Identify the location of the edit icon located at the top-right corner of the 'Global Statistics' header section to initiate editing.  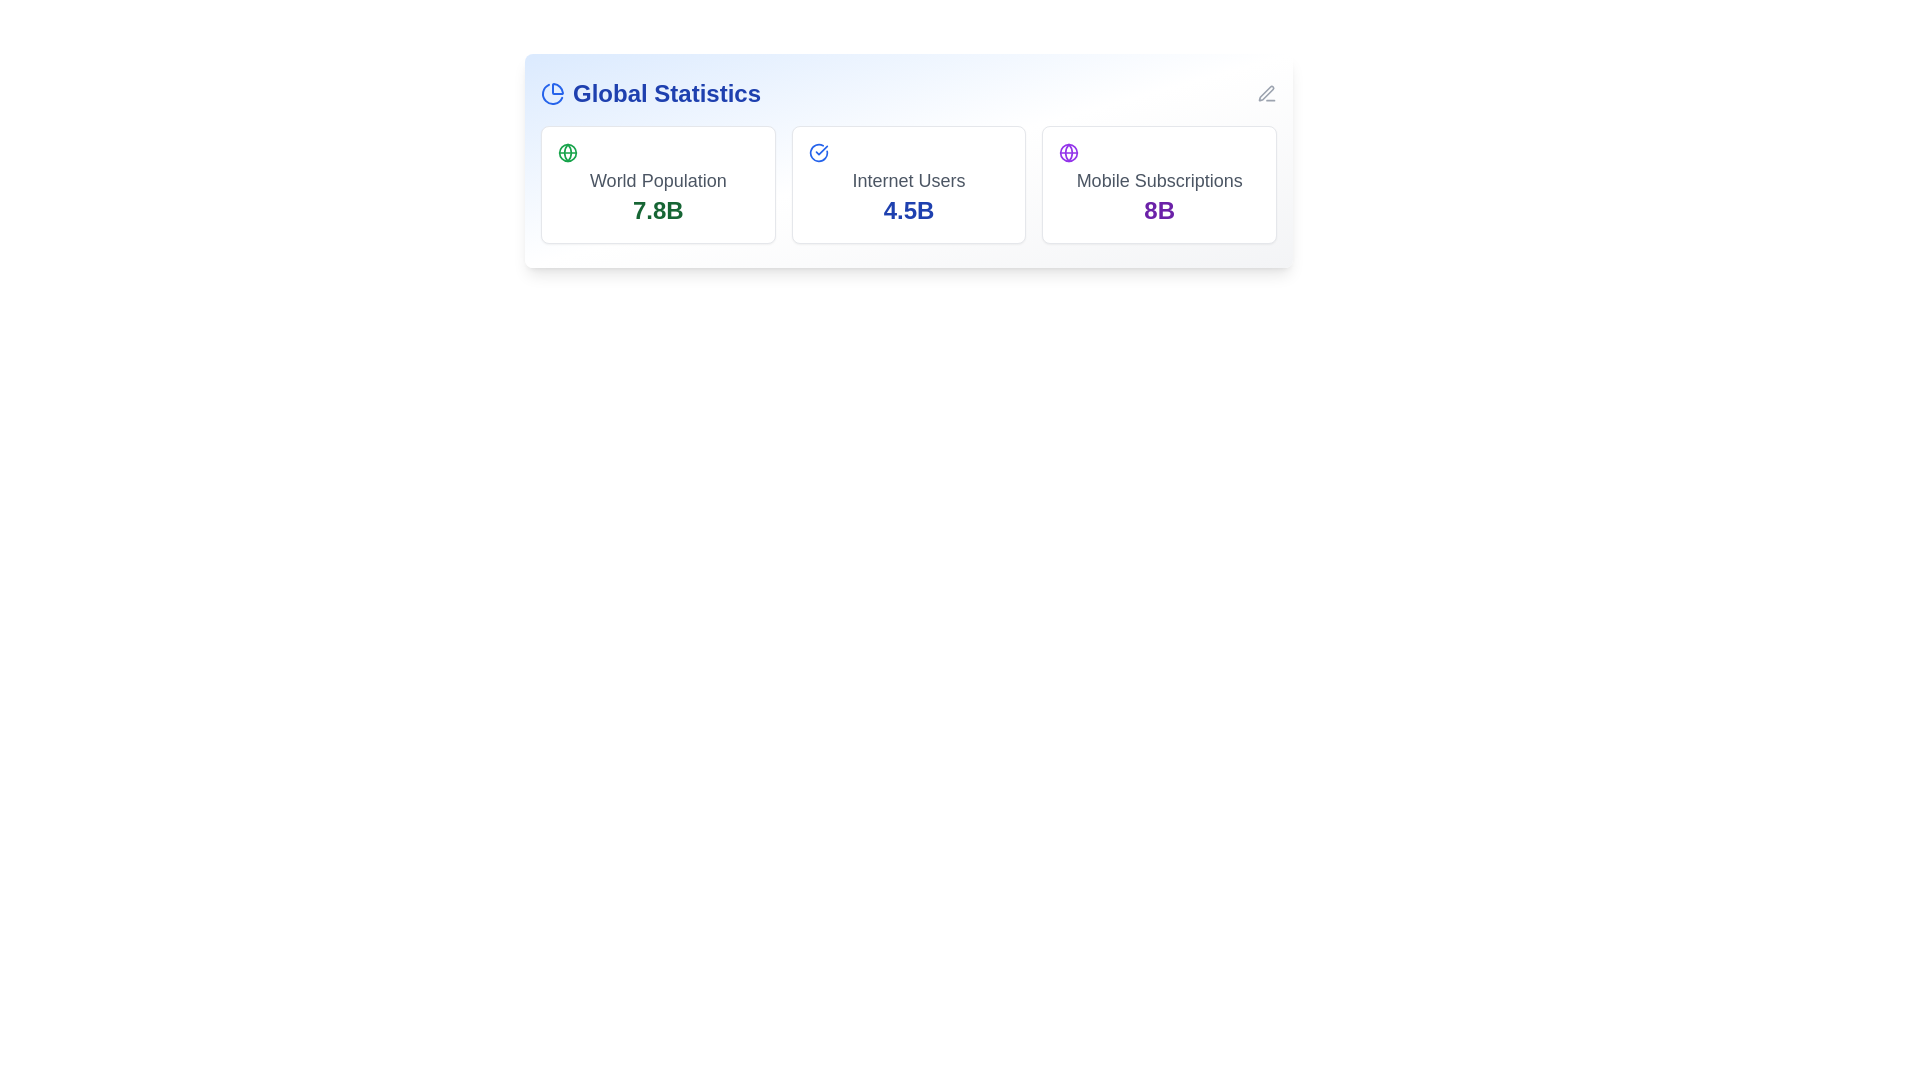
(1266, 93).